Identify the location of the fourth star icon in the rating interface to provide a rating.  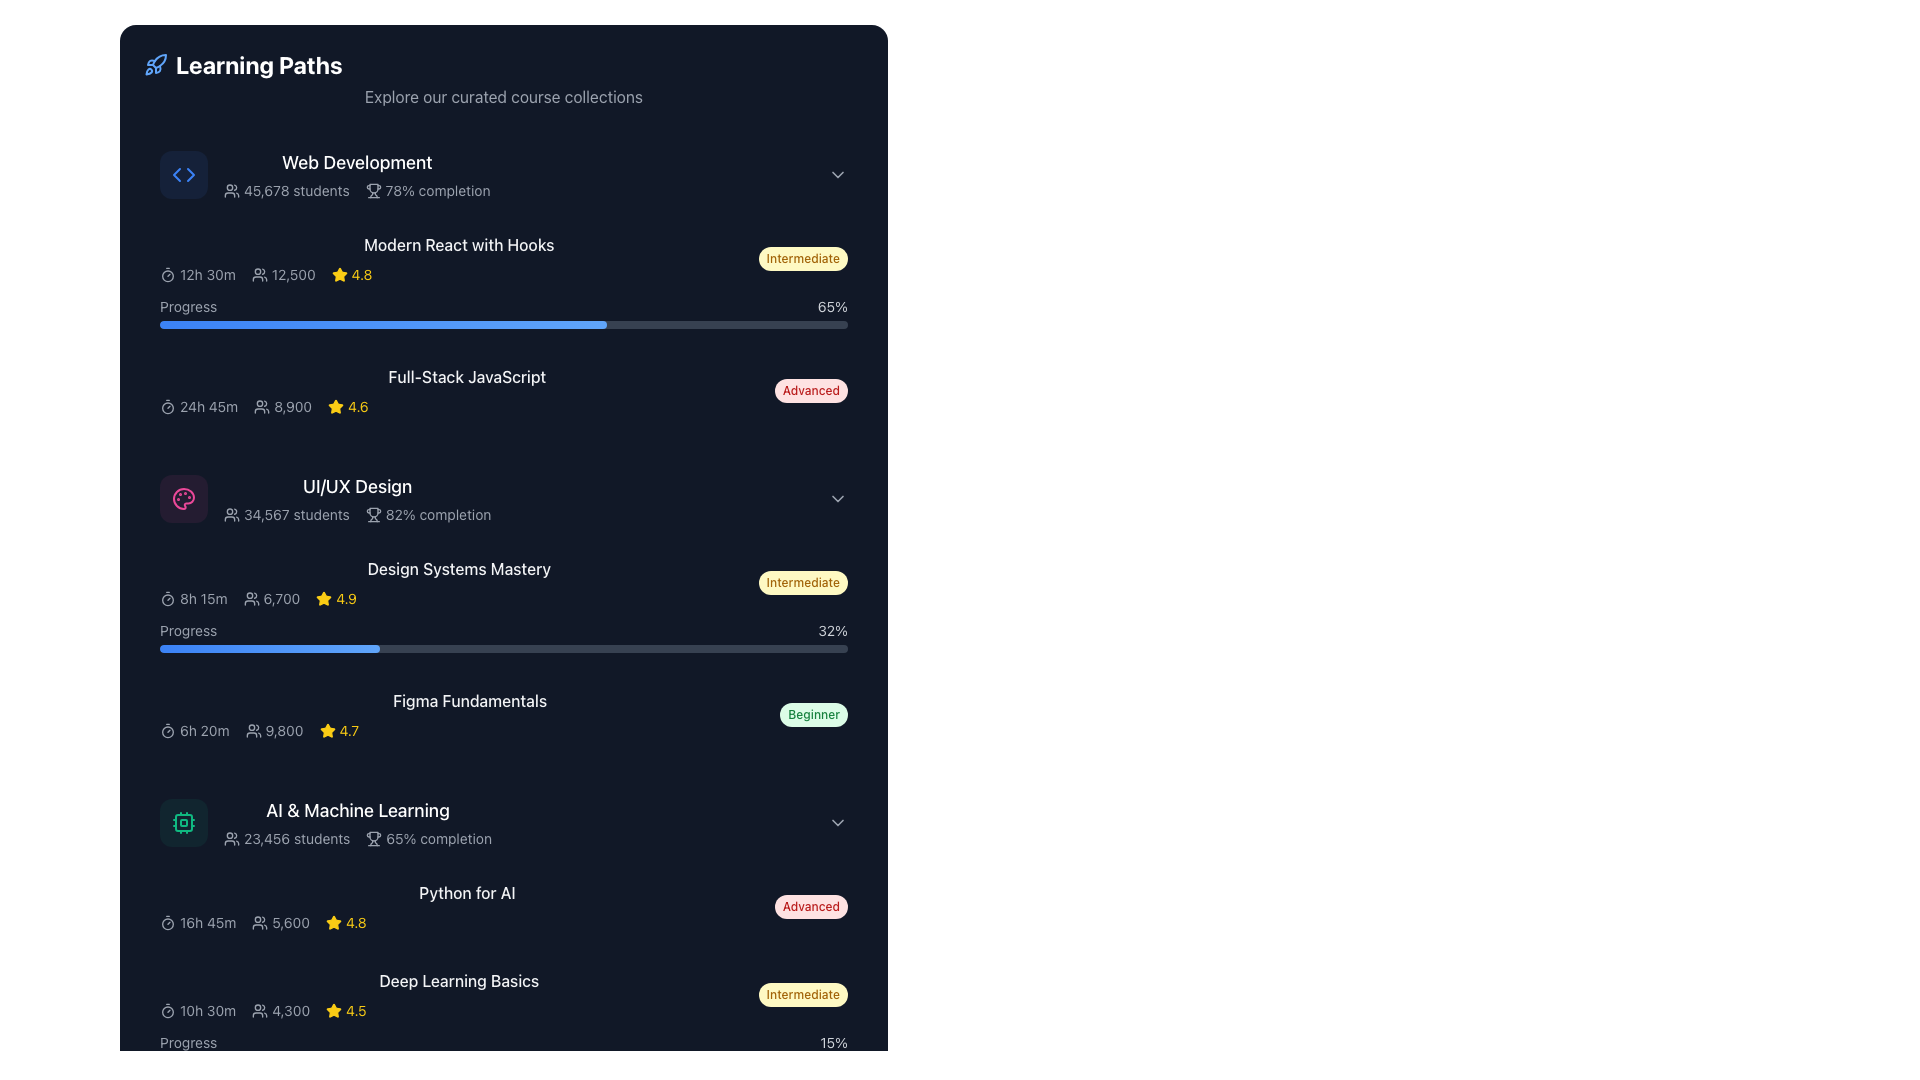
(336, 405).